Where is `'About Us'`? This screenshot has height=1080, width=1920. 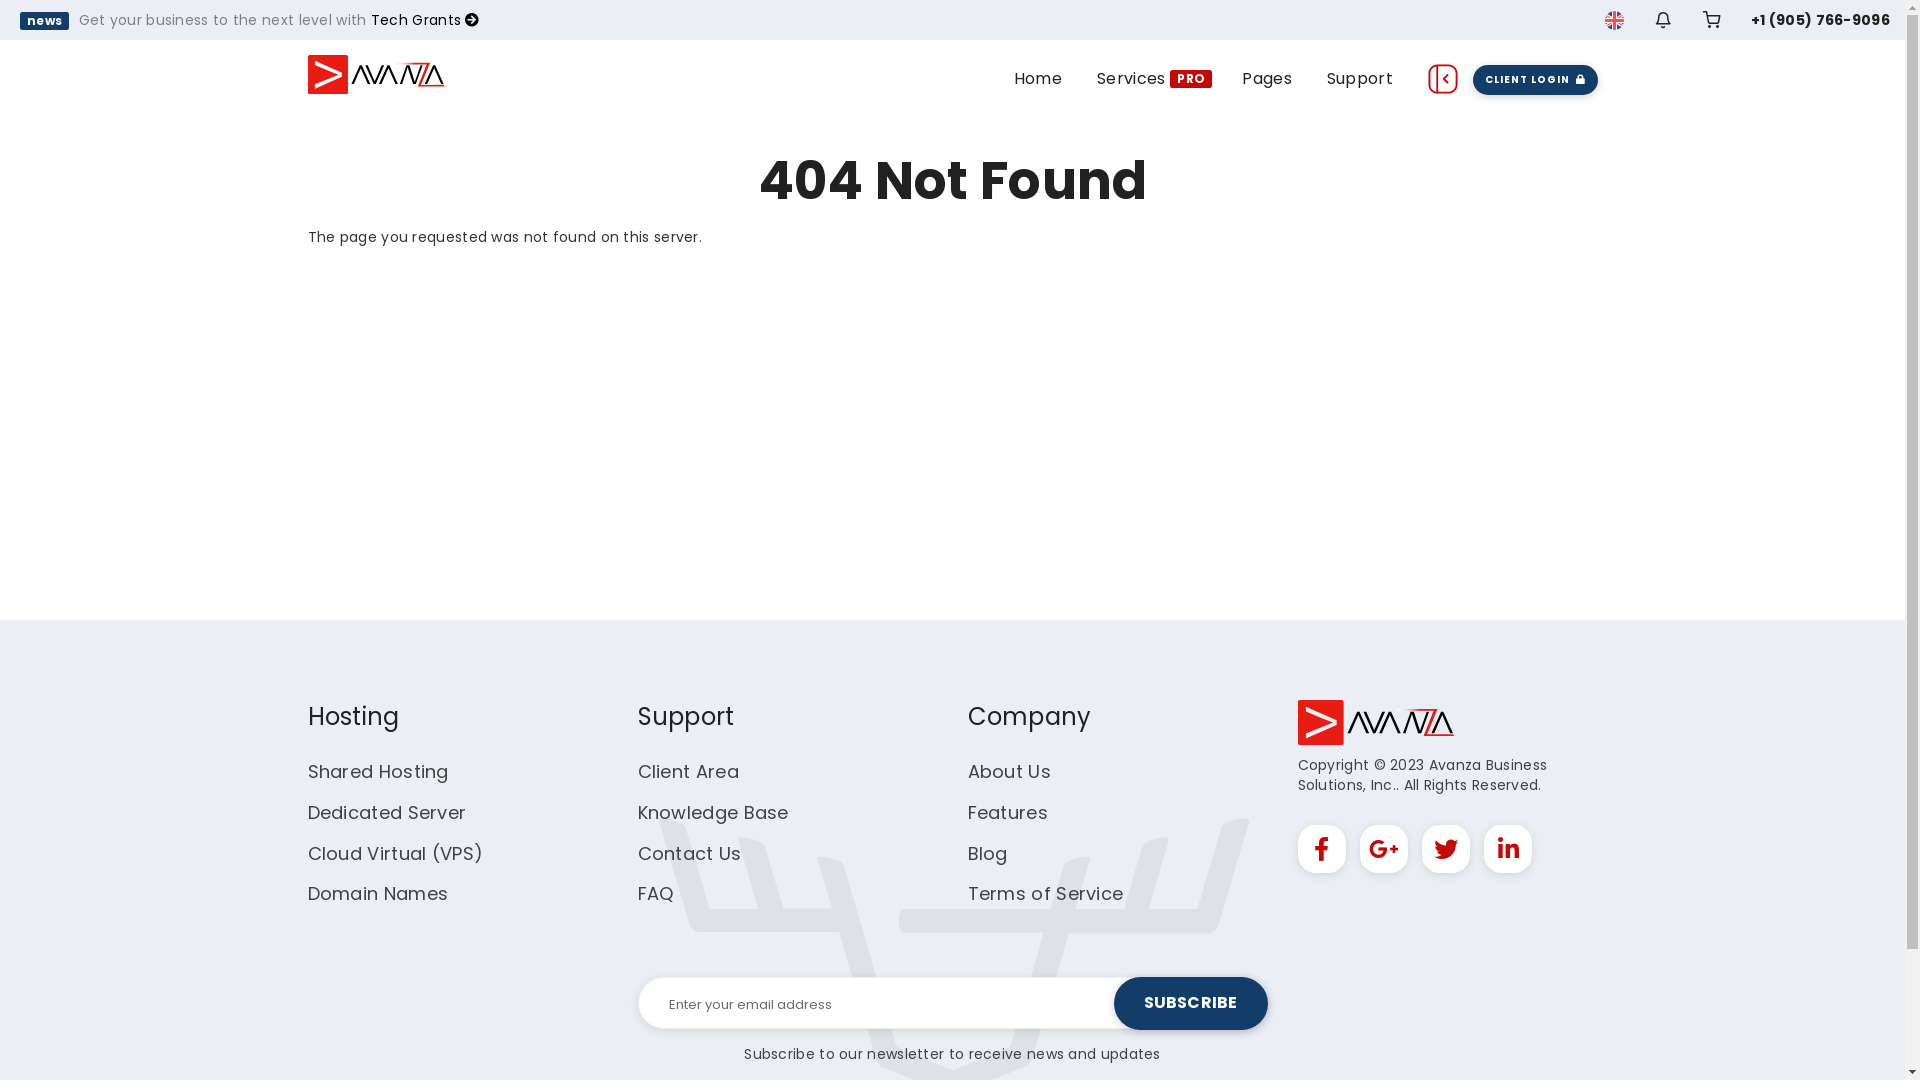 'About Us' is located at coordinates (1009, 770).